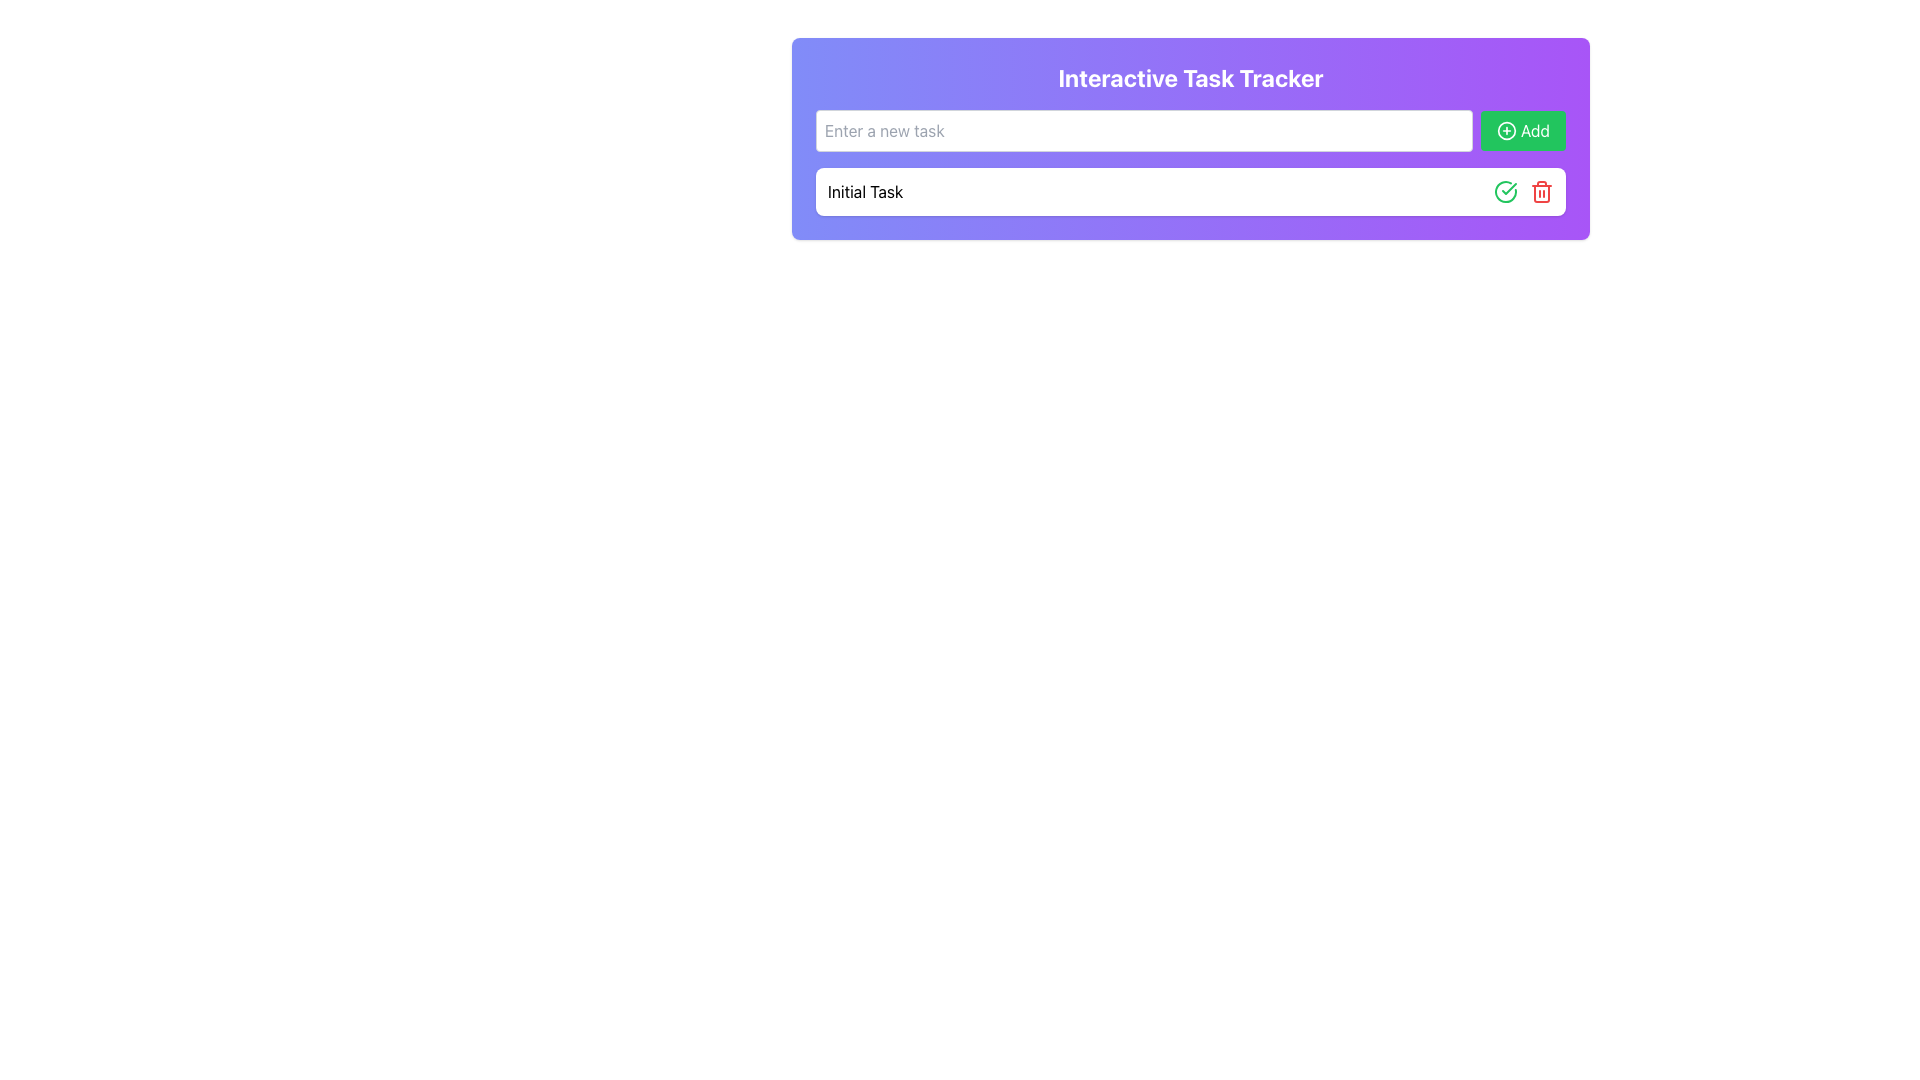  I want to click on the curved rectangle SVG element representing a trash function located in the top-right corner of the second row of controls, so click(1540, 193).